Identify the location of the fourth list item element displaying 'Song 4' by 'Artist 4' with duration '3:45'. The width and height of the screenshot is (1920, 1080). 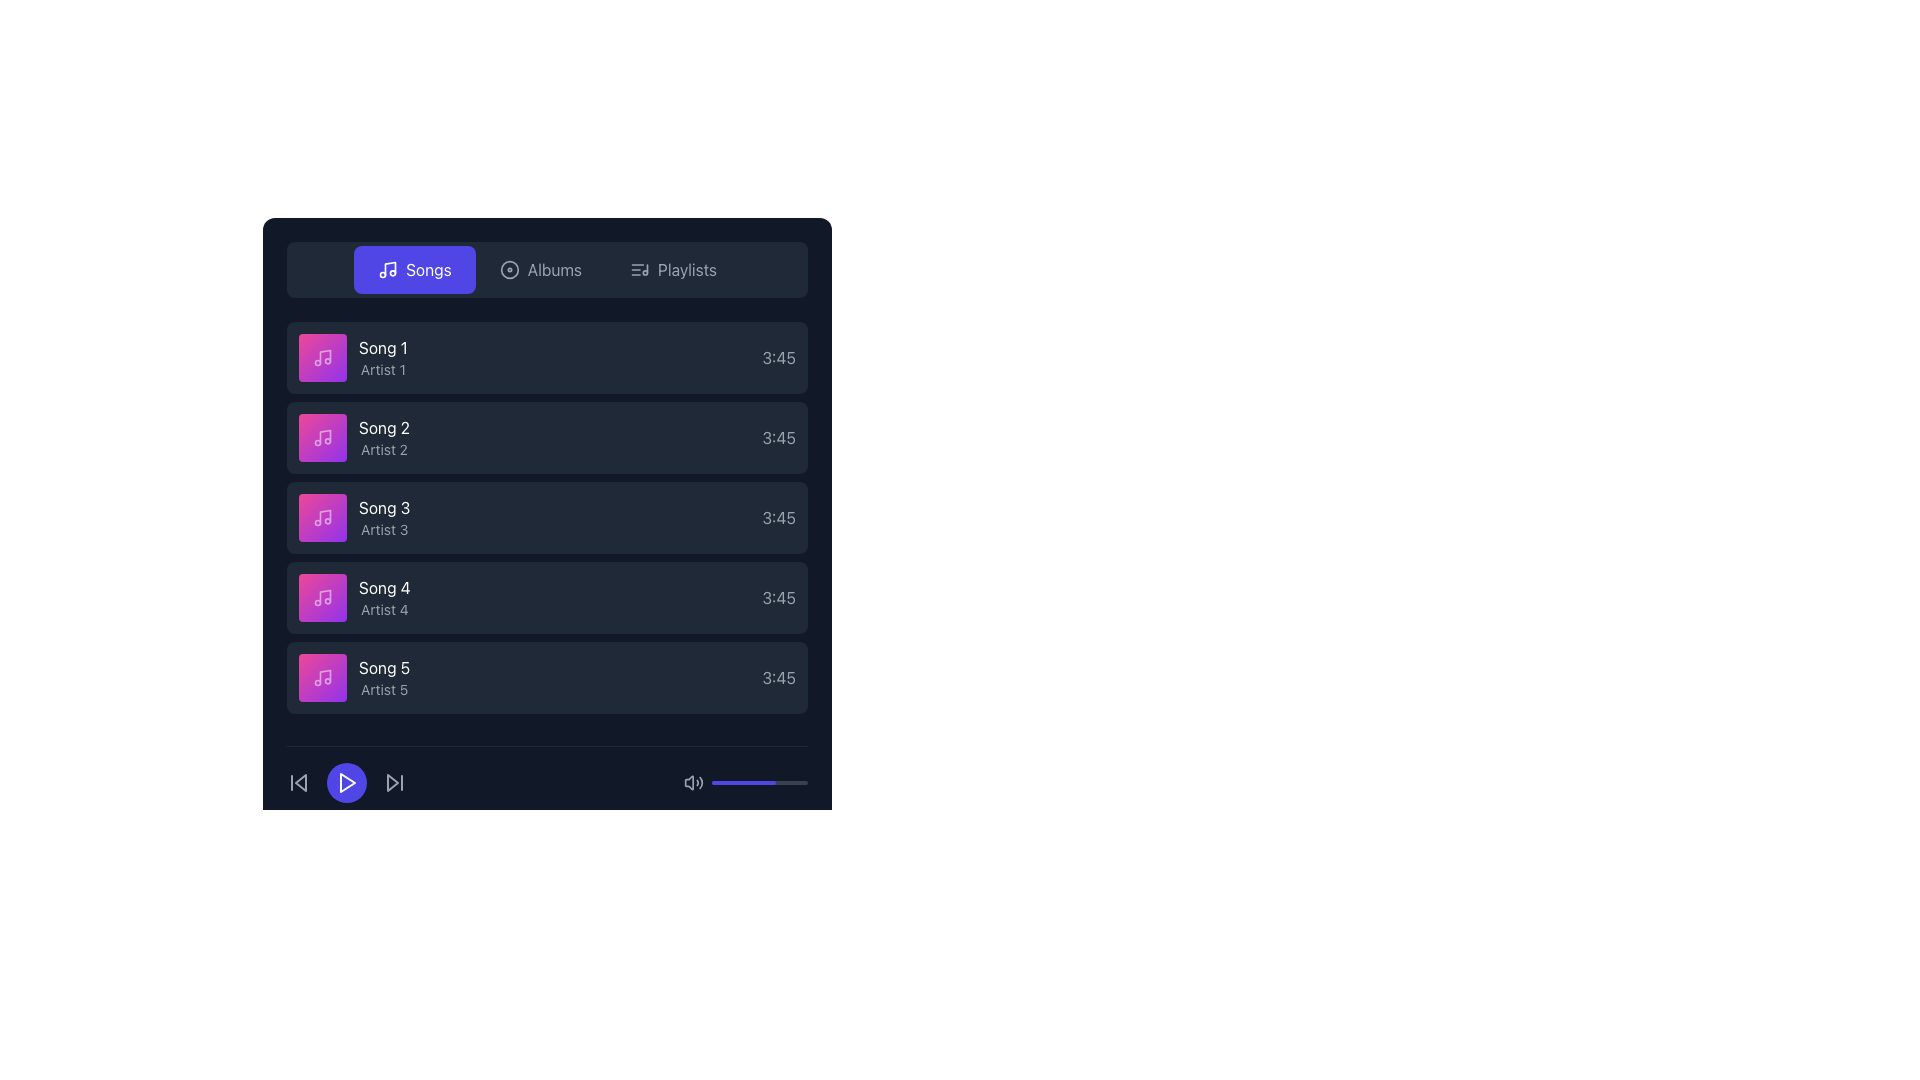
(547, 596).